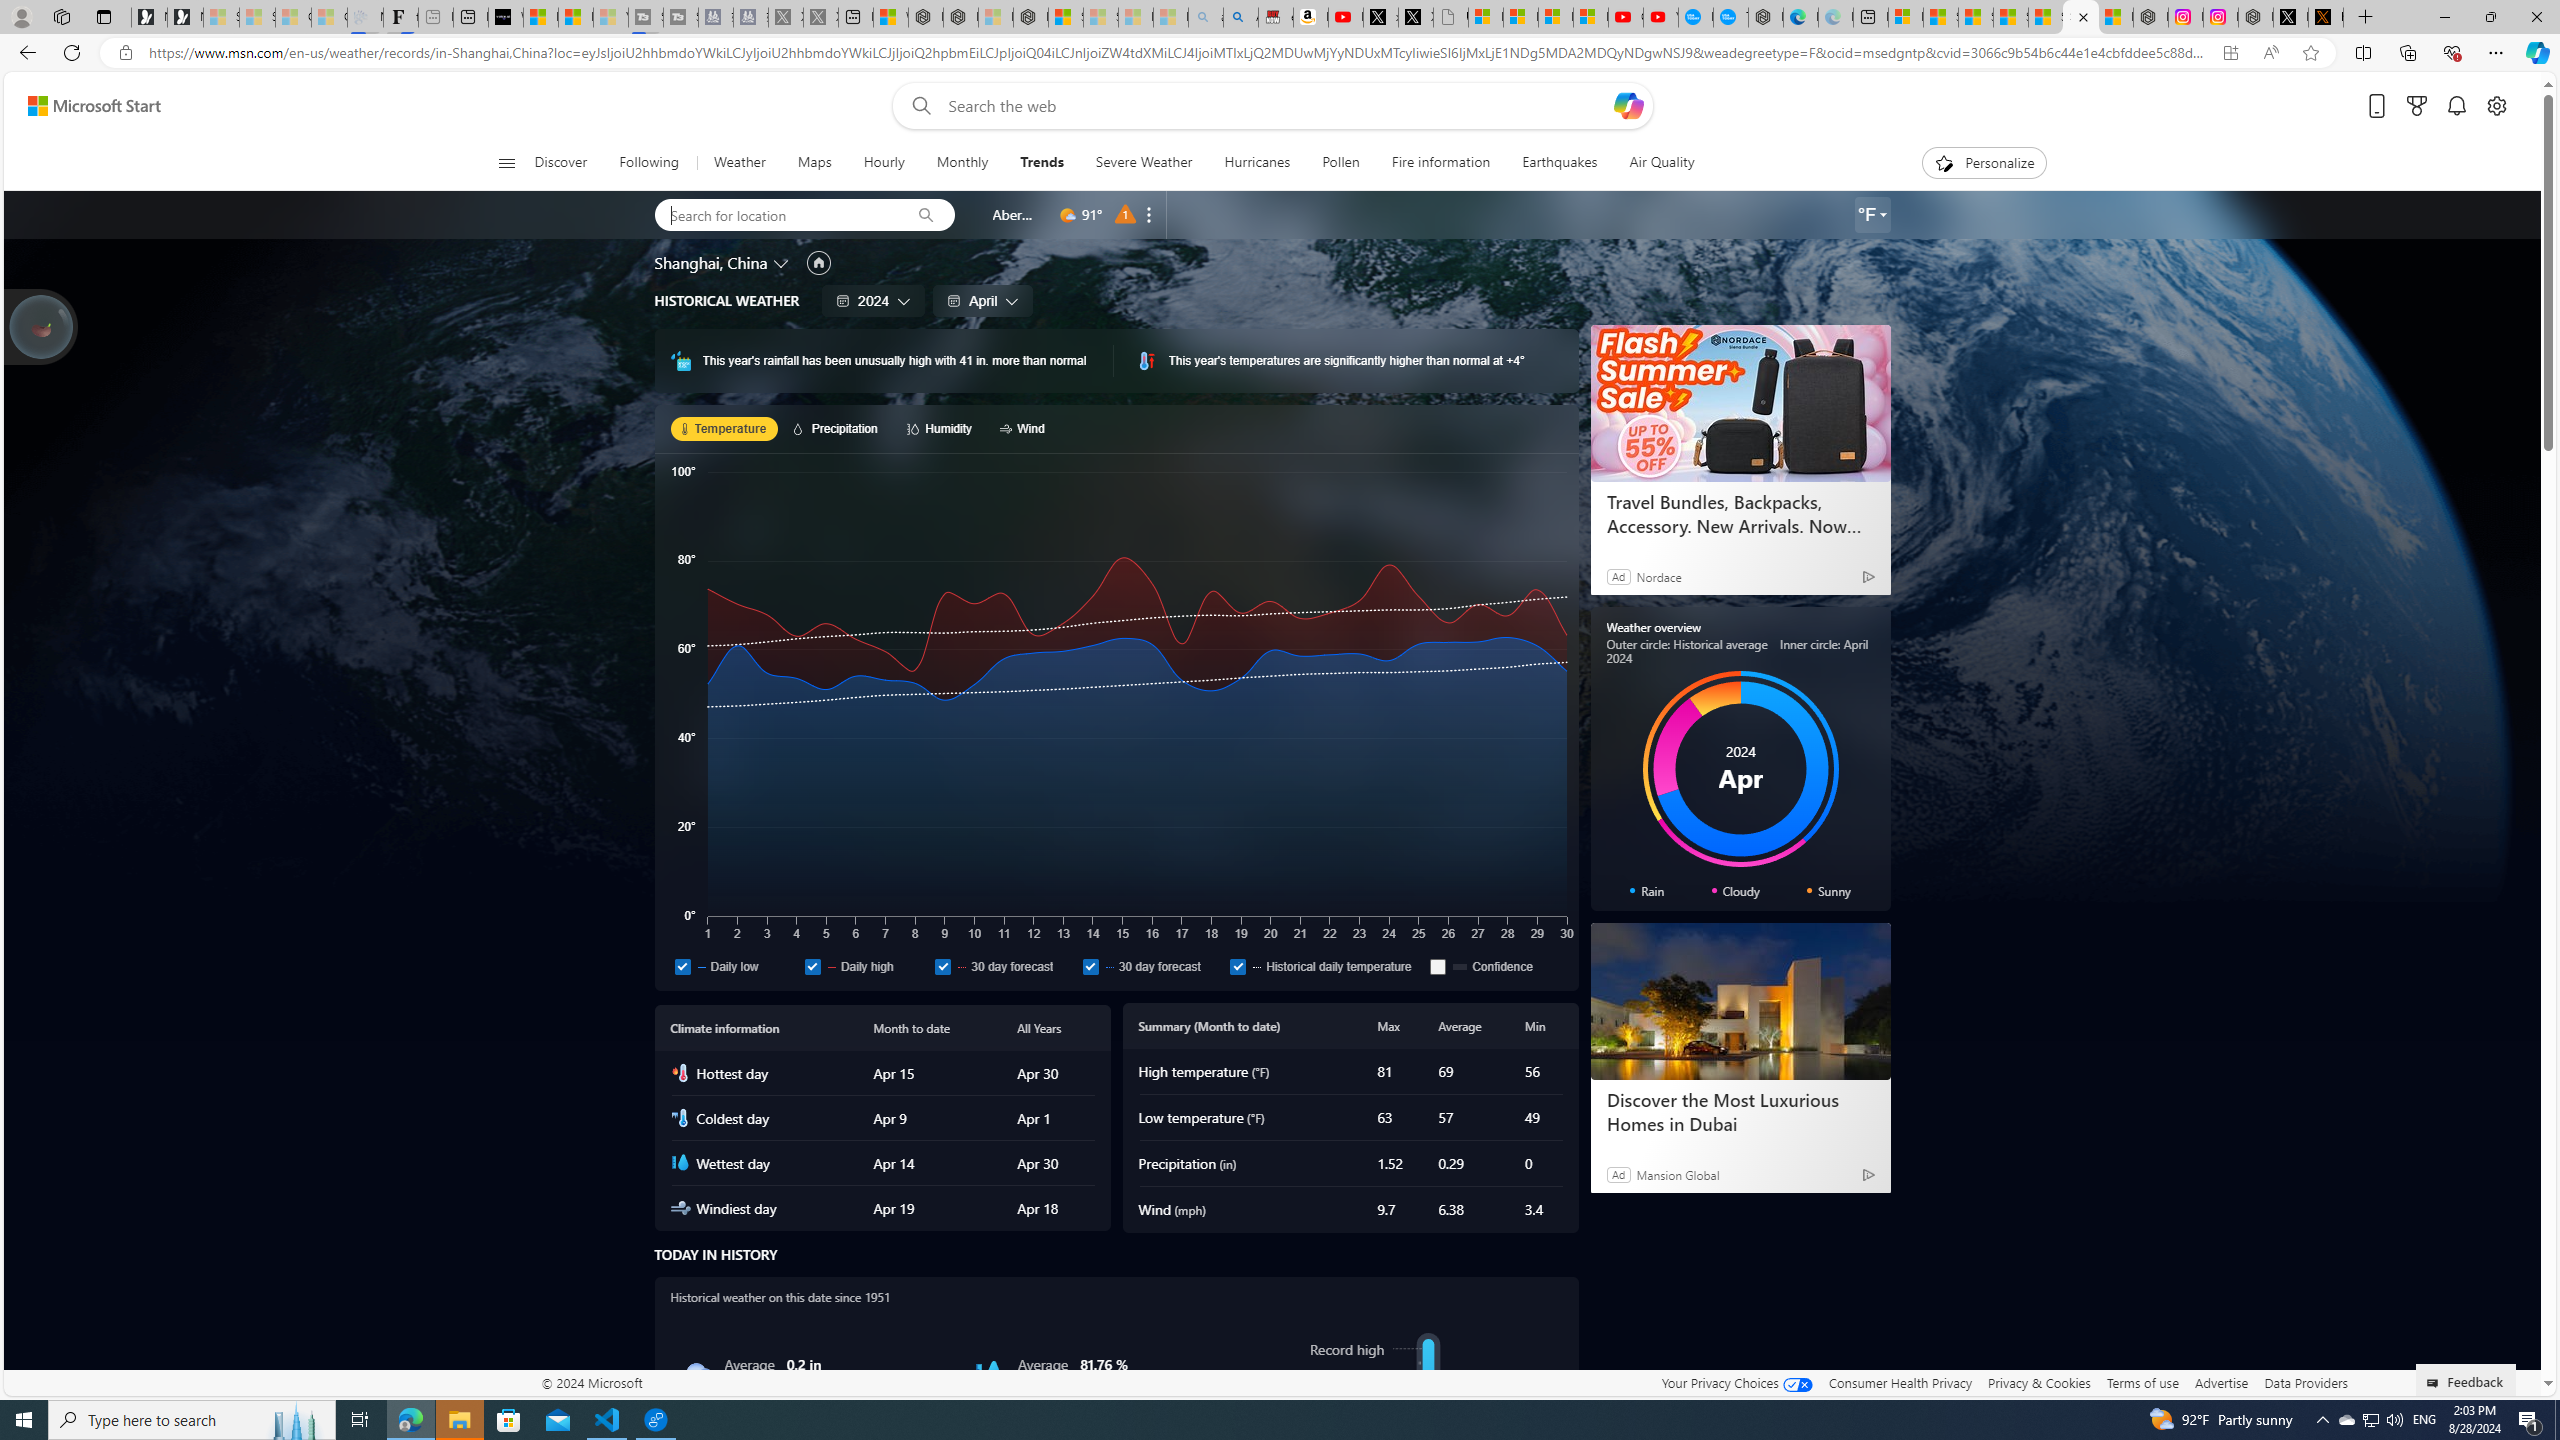 Image resolution: width=2560 pixels, height=1440 pixels. Describe the element at coordinates (2304, 1382) in the screenshot. I see `'Data Providers'` at that location.